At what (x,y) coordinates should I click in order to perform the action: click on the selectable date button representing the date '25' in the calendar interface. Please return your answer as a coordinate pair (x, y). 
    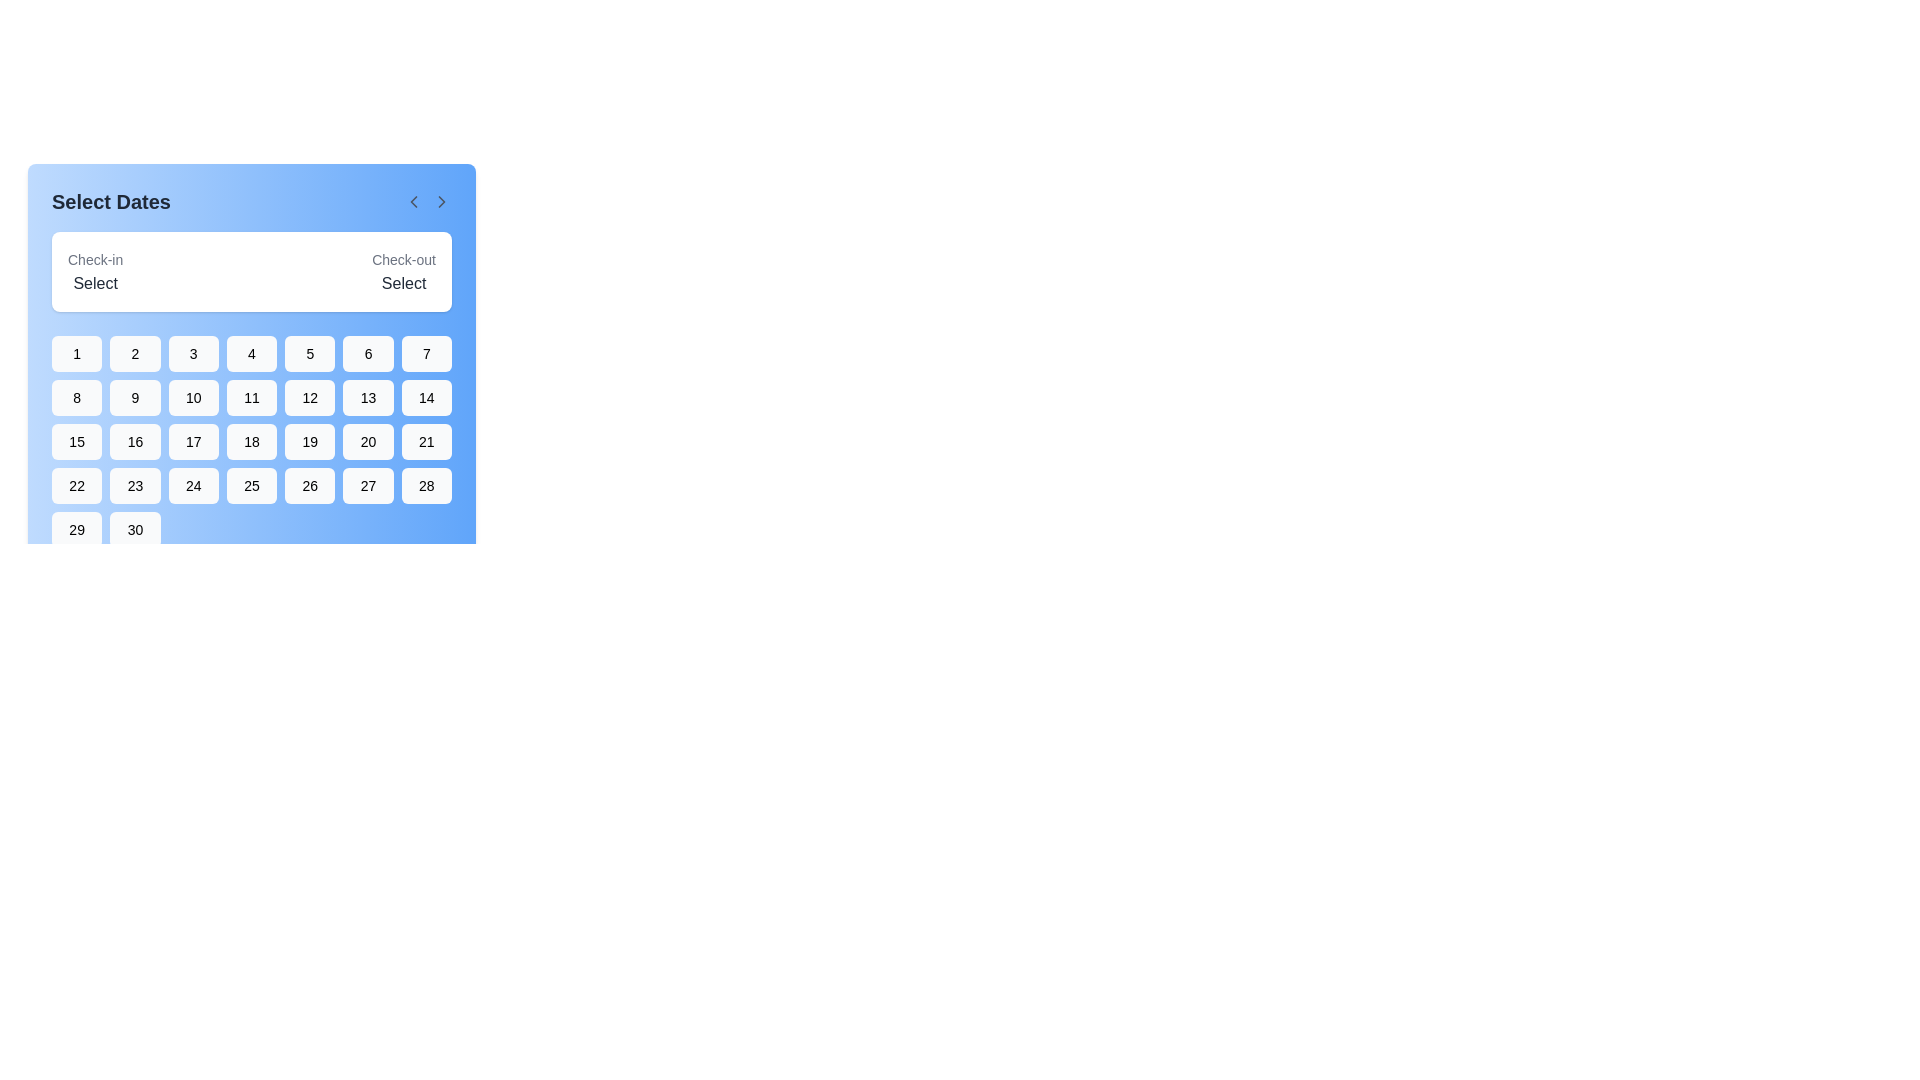
    Looking at the image, I should click on (250, 486).